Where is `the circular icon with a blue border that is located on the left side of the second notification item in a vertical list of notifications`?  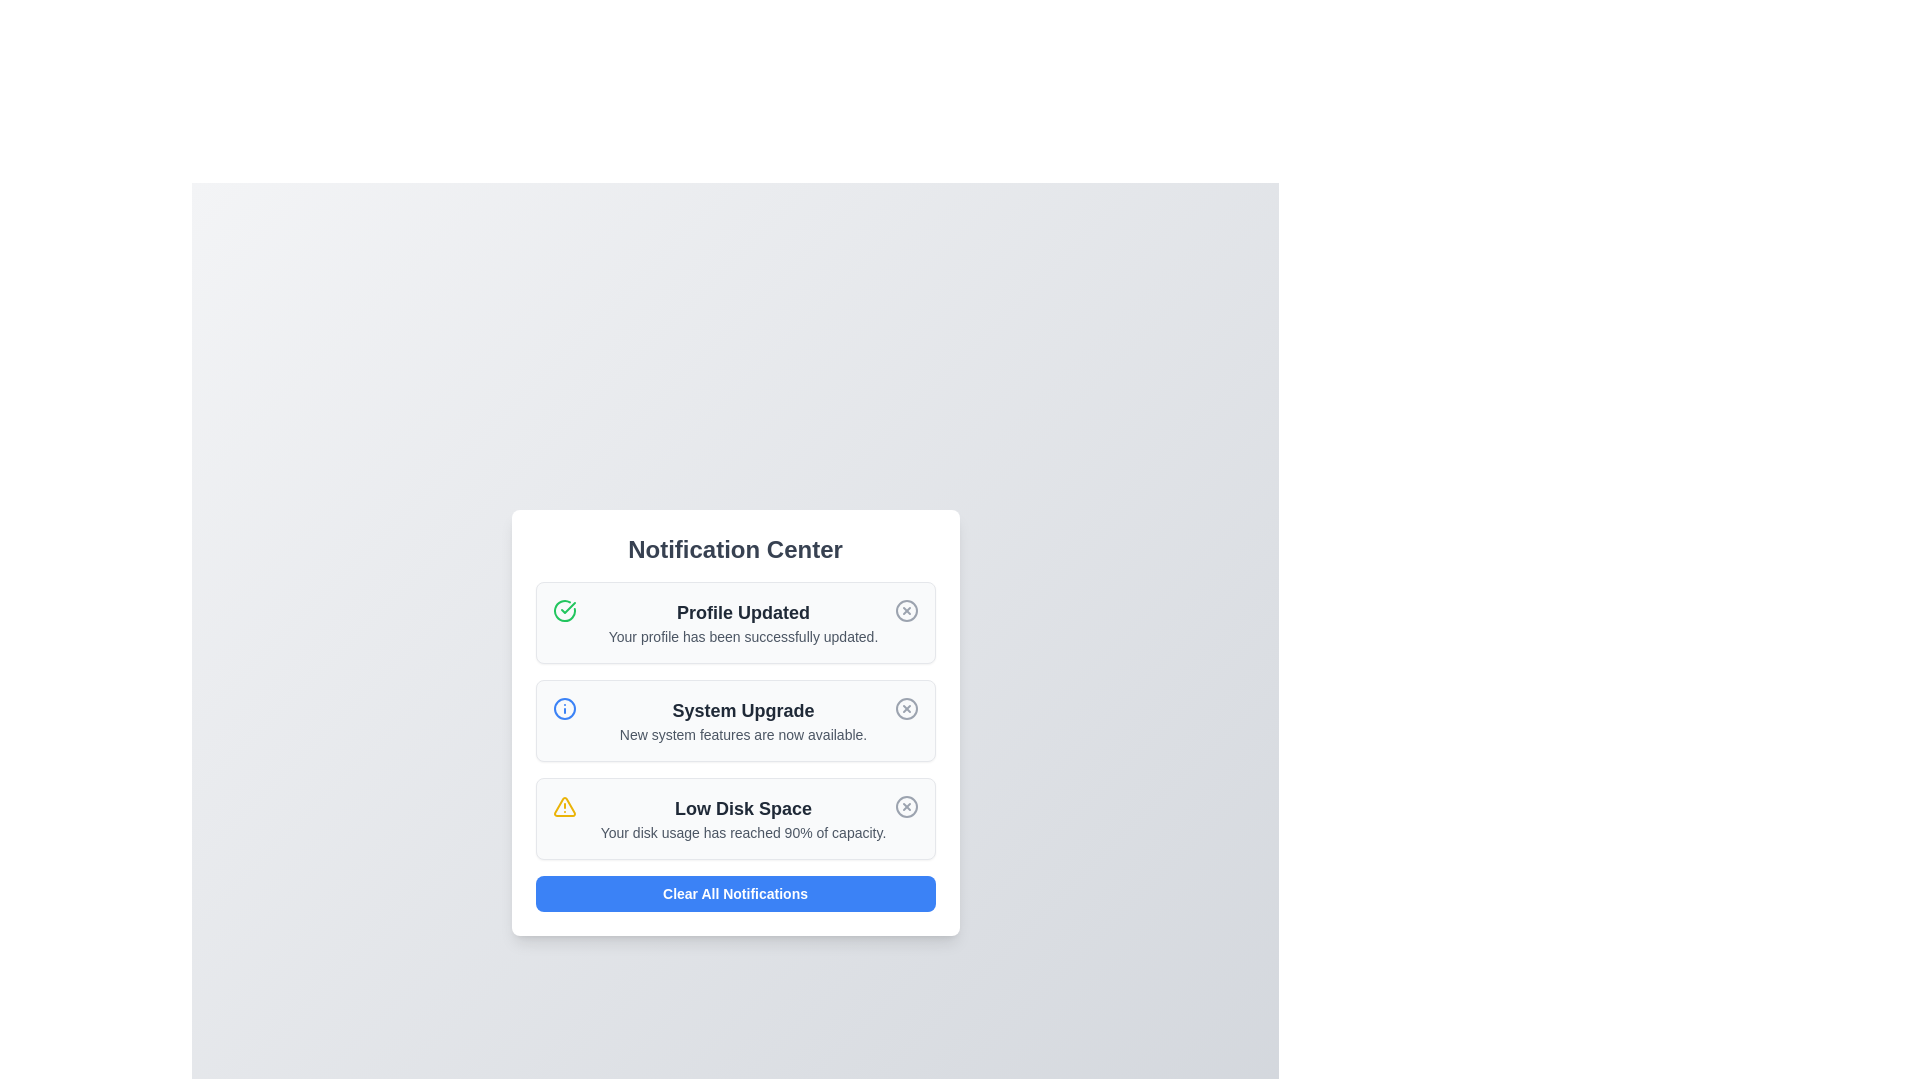
the circular icon with a blue border that is located on the left side of the second notification item in a vertical list of notifications is located at coordinates (563, 708).